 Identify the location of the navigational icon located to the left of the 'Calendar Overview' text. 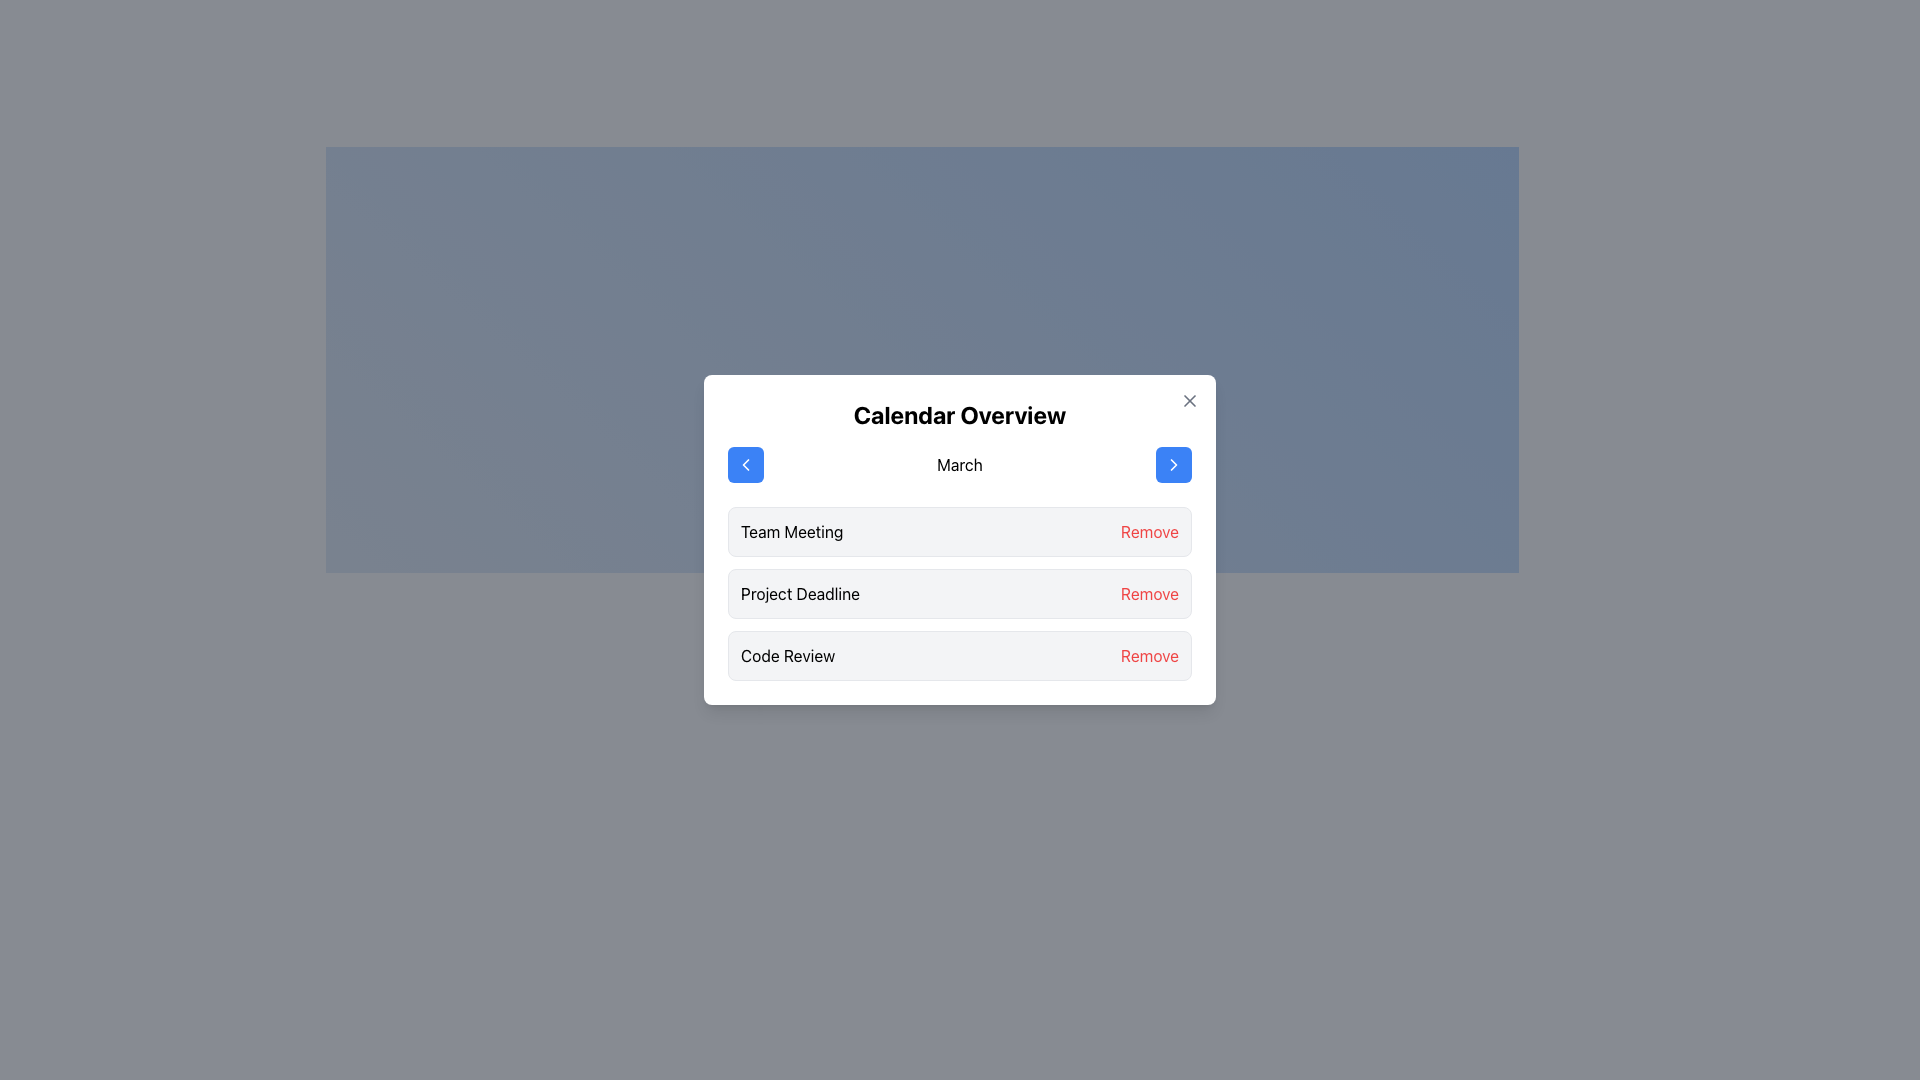
(744, 465).